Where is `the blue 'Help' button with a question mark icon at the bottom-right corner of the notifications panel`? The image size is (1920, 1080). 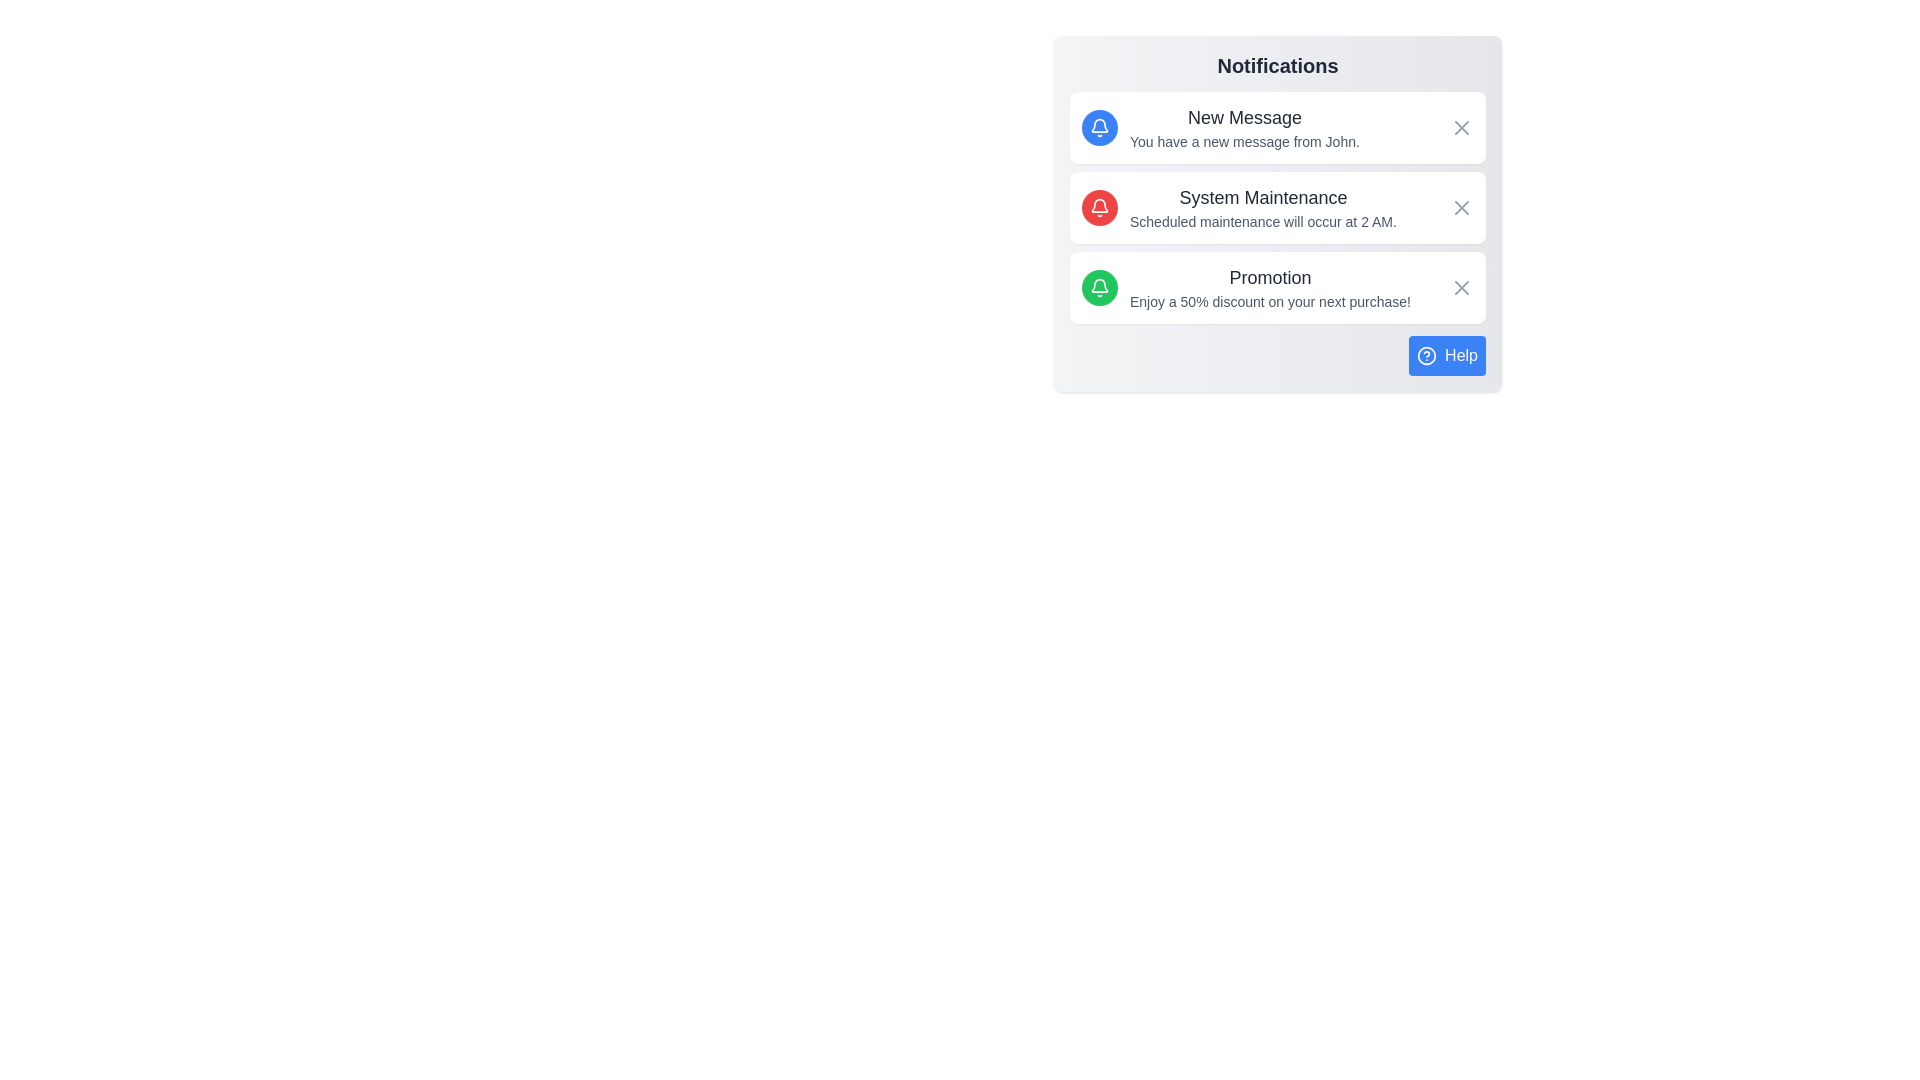 the blue 'Help' button with a question mark icon at the bottom-right corner of the notifications panel is located at coordinates (1447, 354).